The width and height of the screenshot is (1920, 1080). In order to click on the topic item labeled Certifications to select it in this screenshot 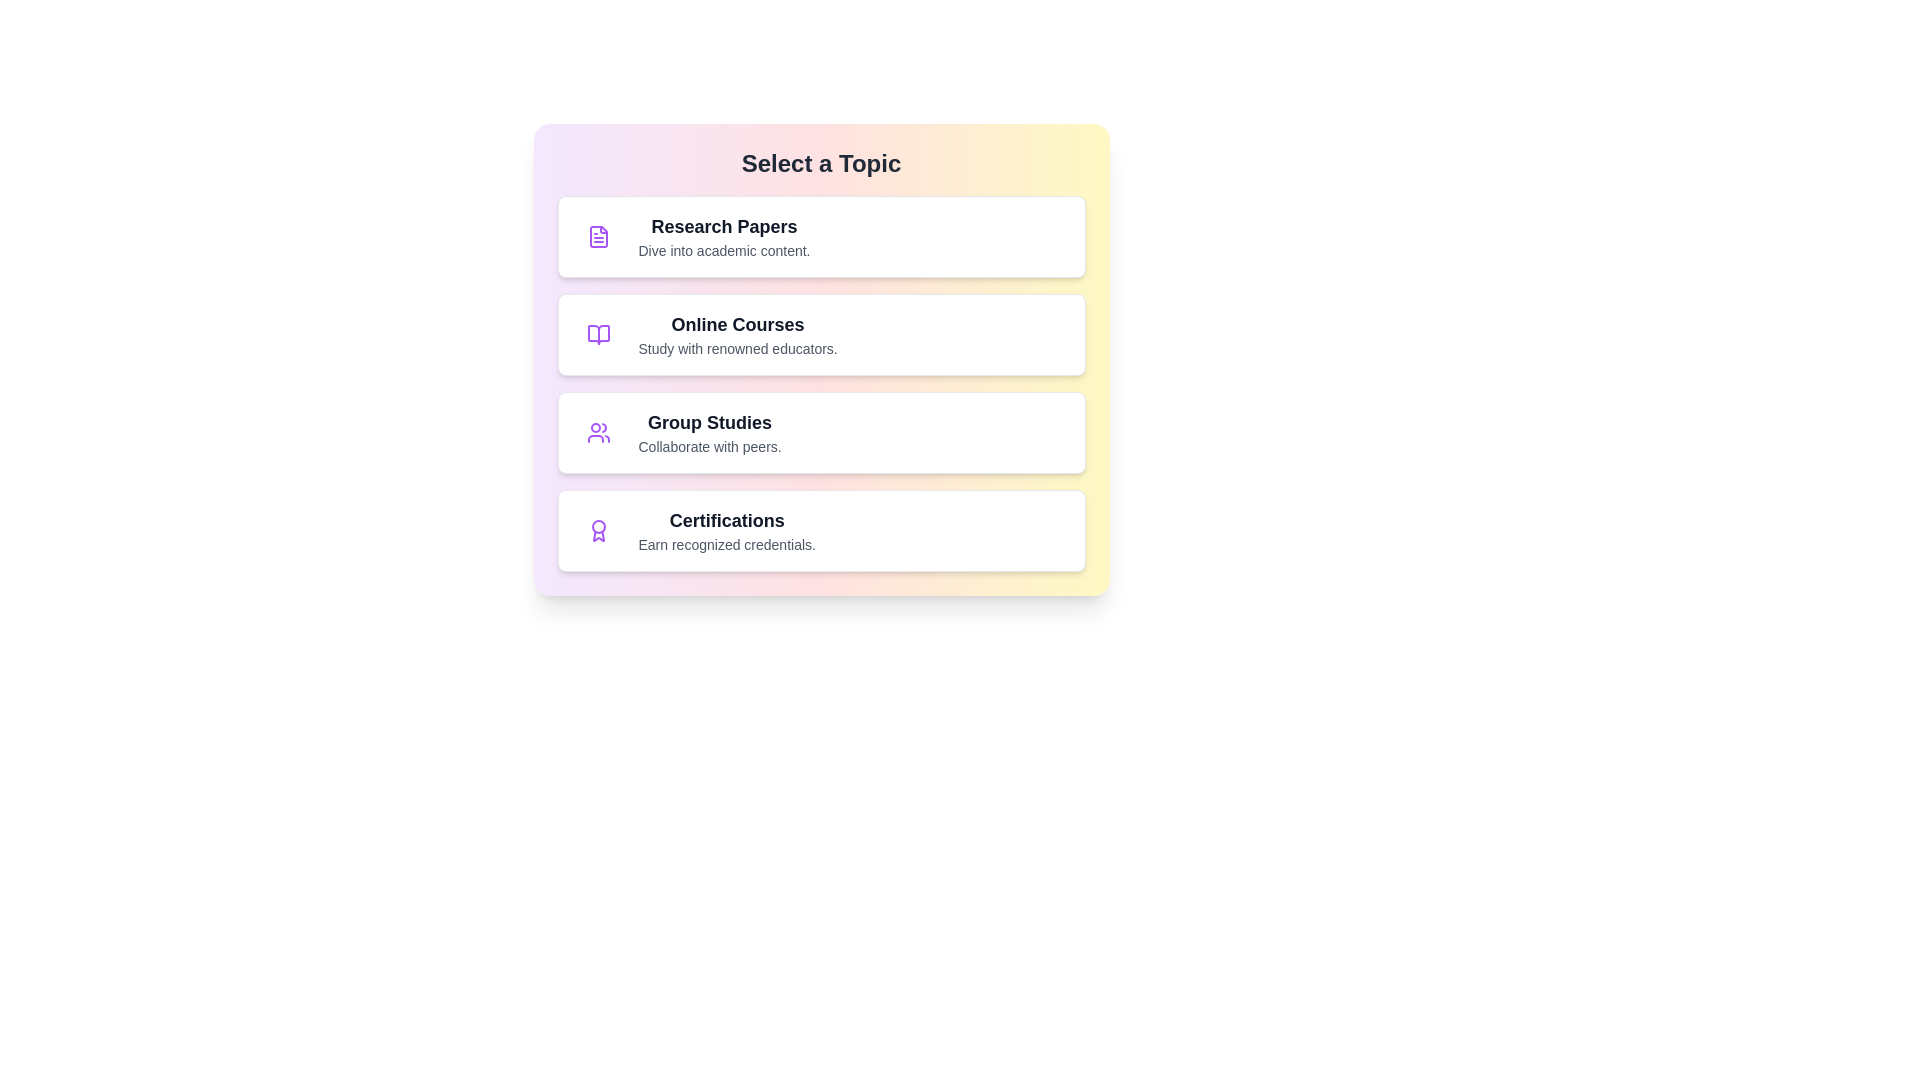, I will do `click(821, 530)`.